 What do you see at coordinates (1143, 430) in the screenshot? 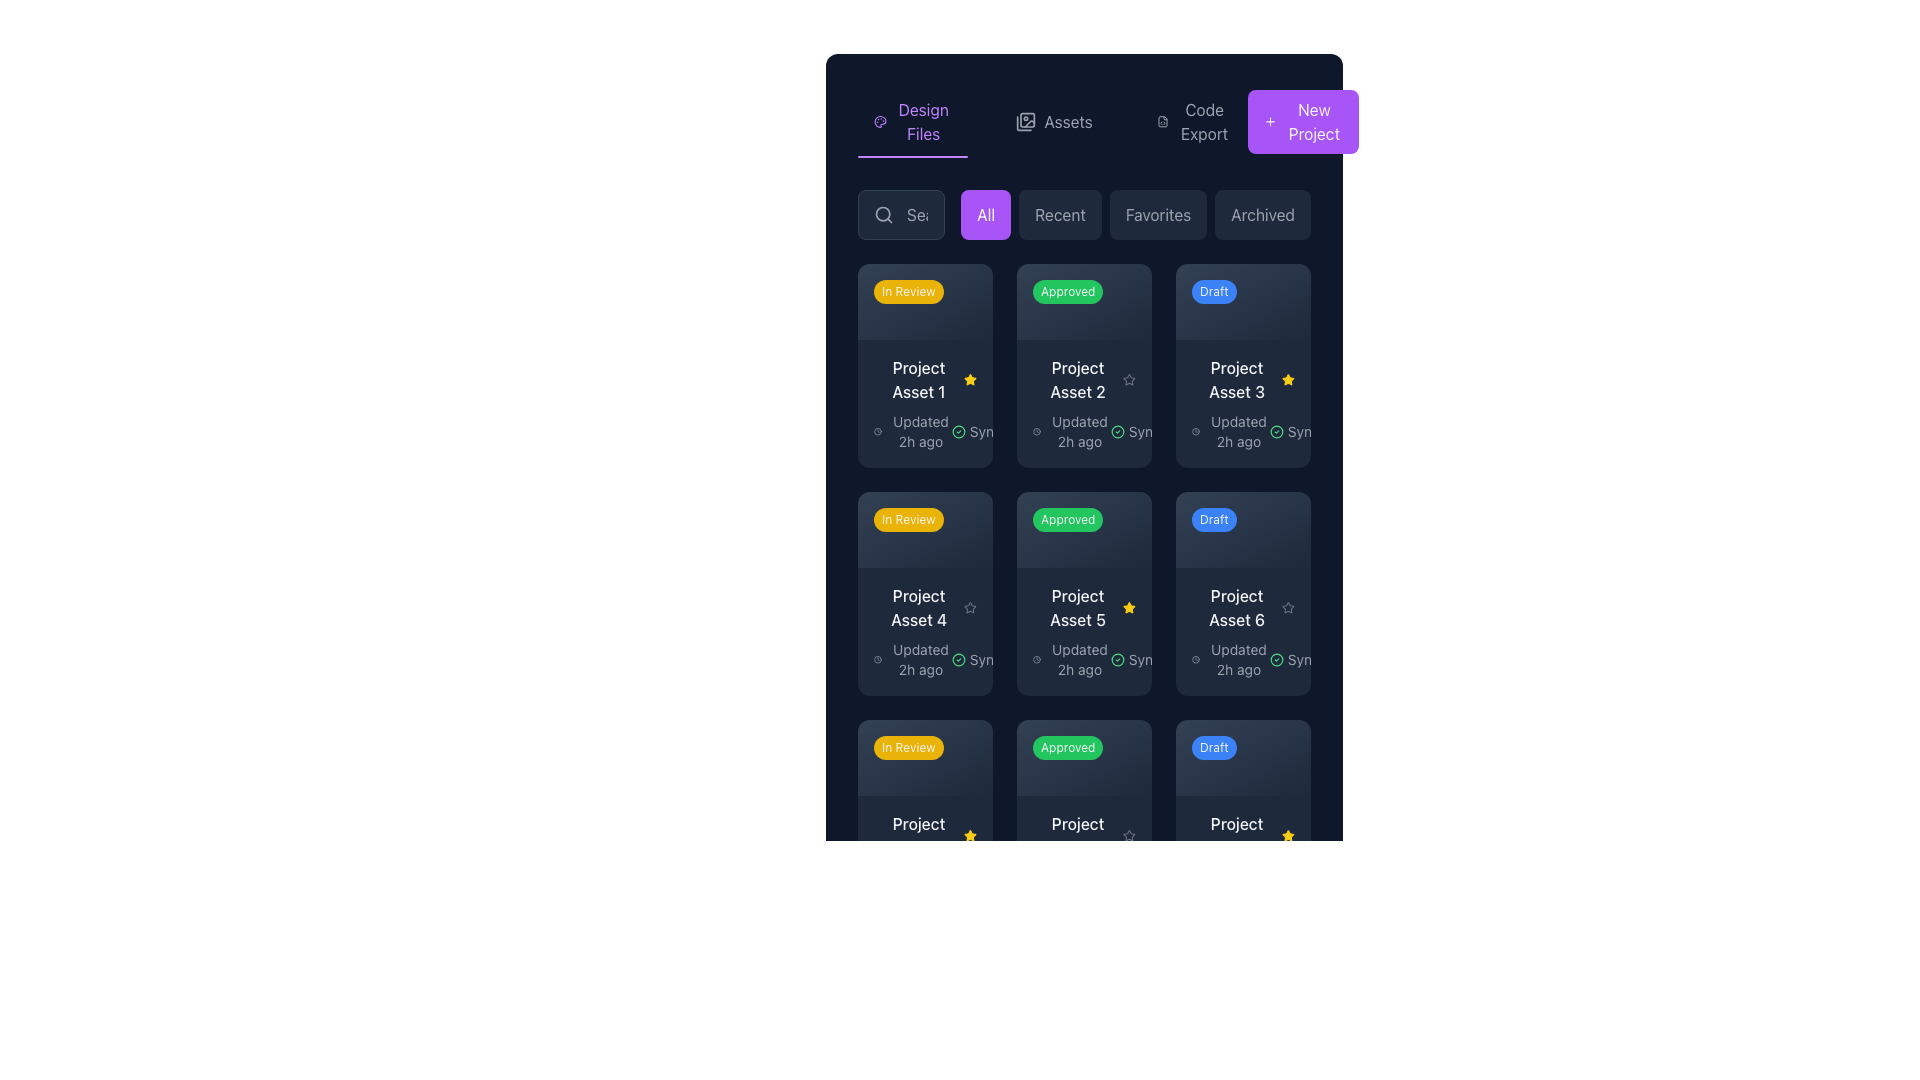
I see `the 'Synced' label with a green checkmark icon located in the summary section under the 'Project Asset 2' card` at bounding box center [1143, 430].